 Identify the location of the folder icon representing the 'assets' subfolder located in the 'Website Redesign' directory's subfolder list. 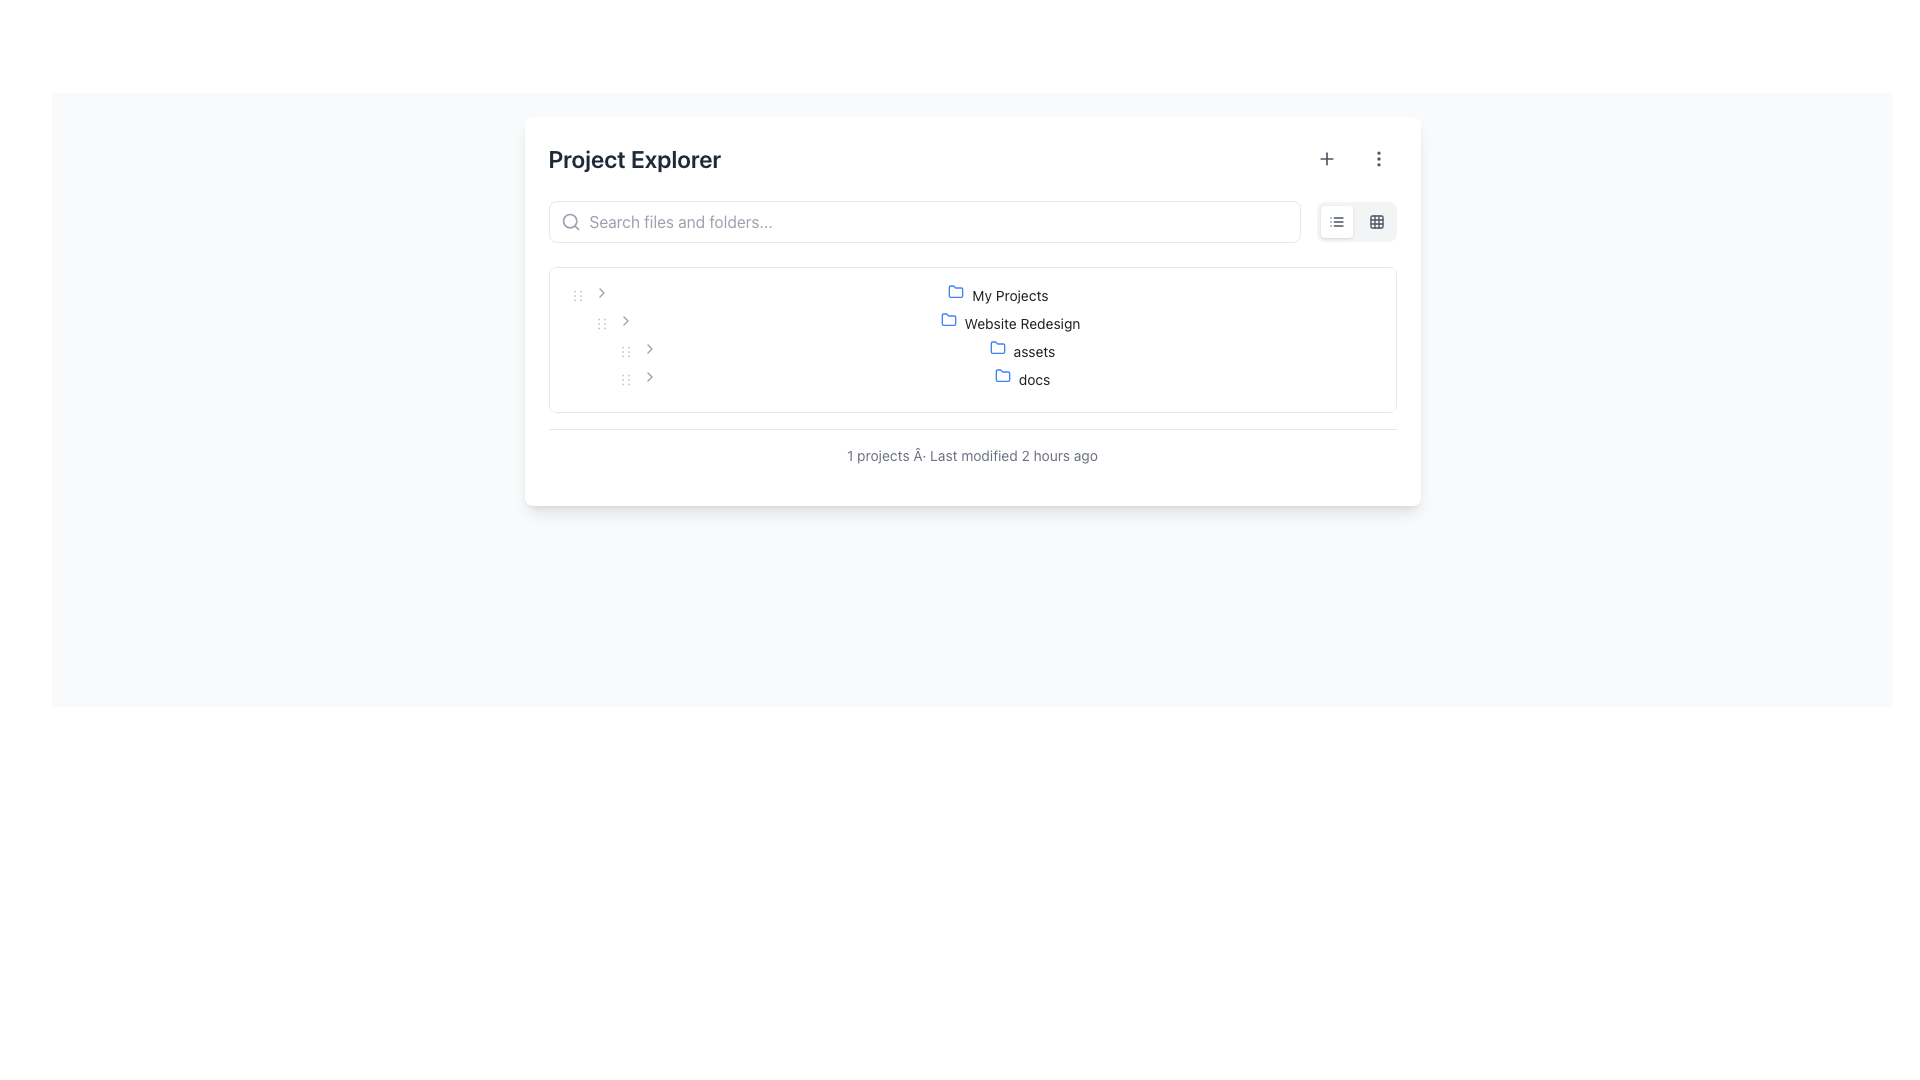
(997, 346).